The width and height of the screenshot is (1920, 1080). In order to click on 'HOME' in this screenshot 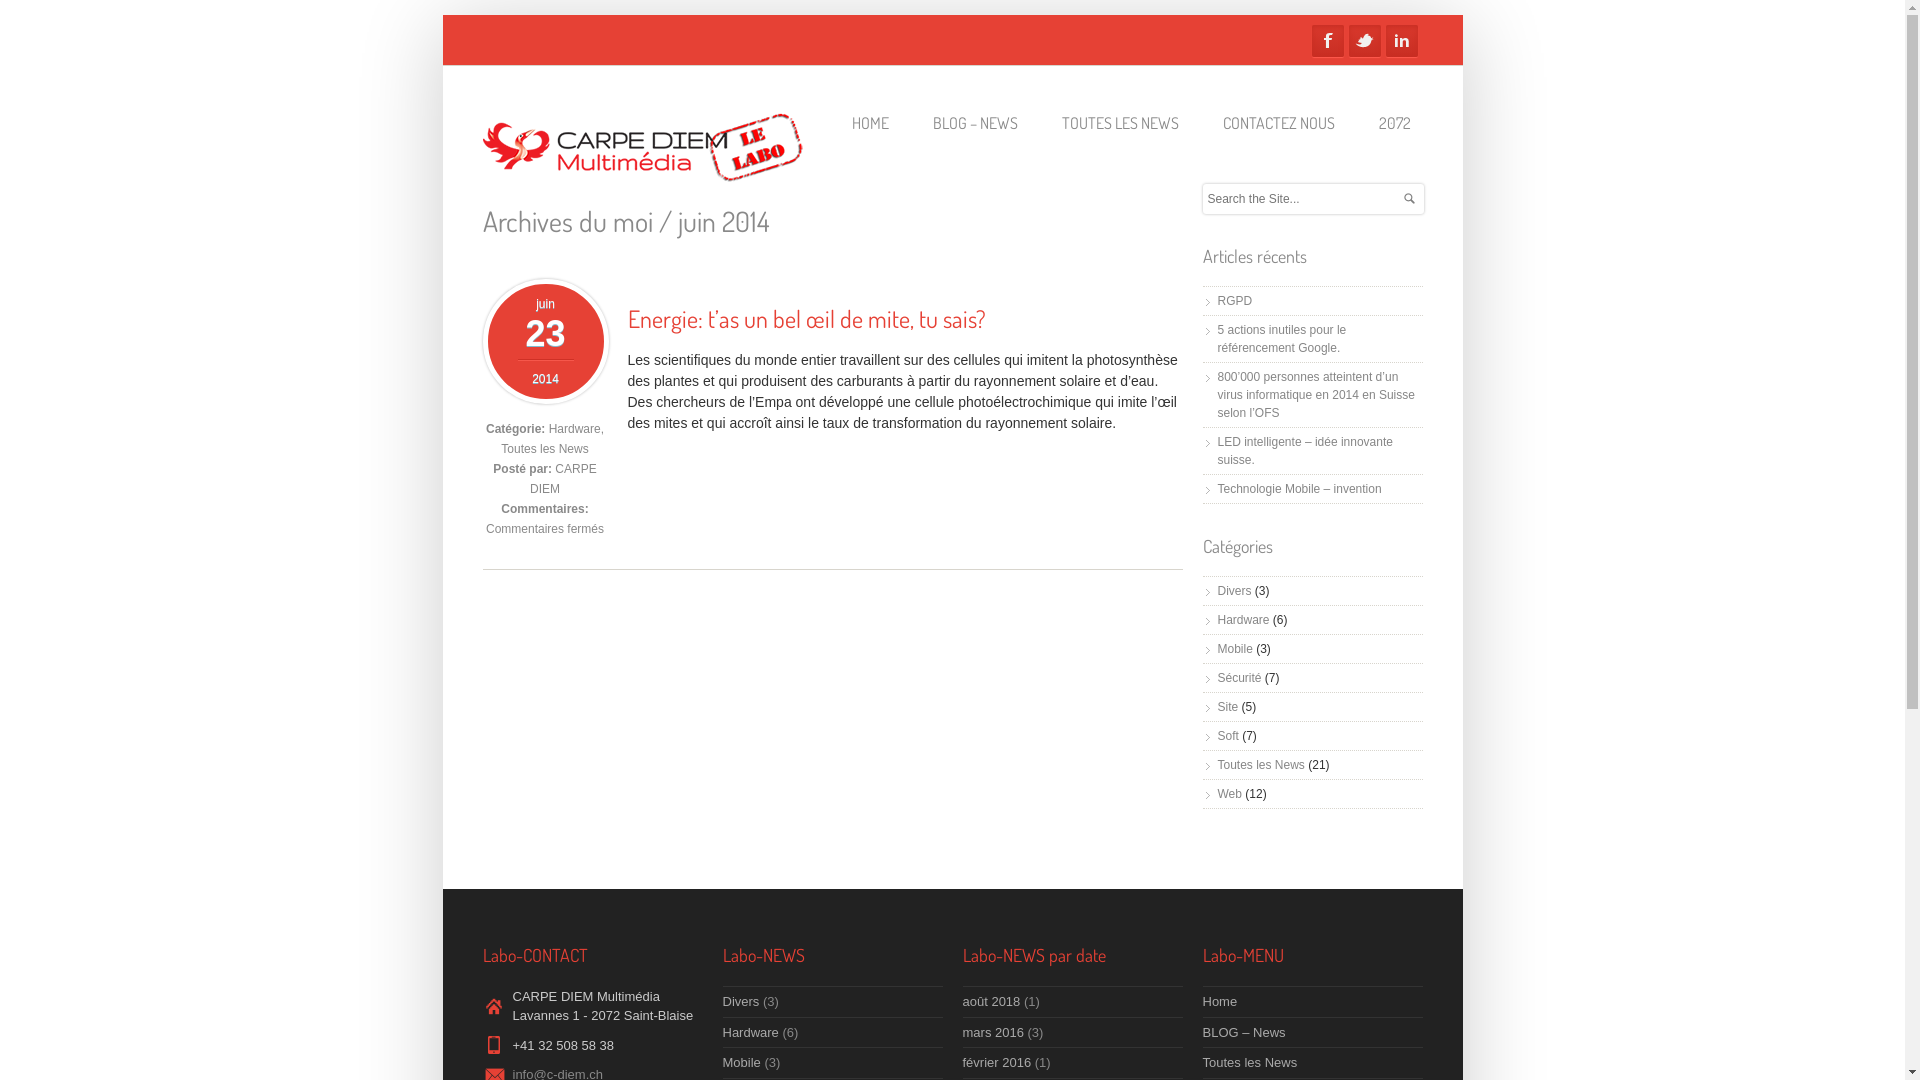, I will do `click(870, 124)`.